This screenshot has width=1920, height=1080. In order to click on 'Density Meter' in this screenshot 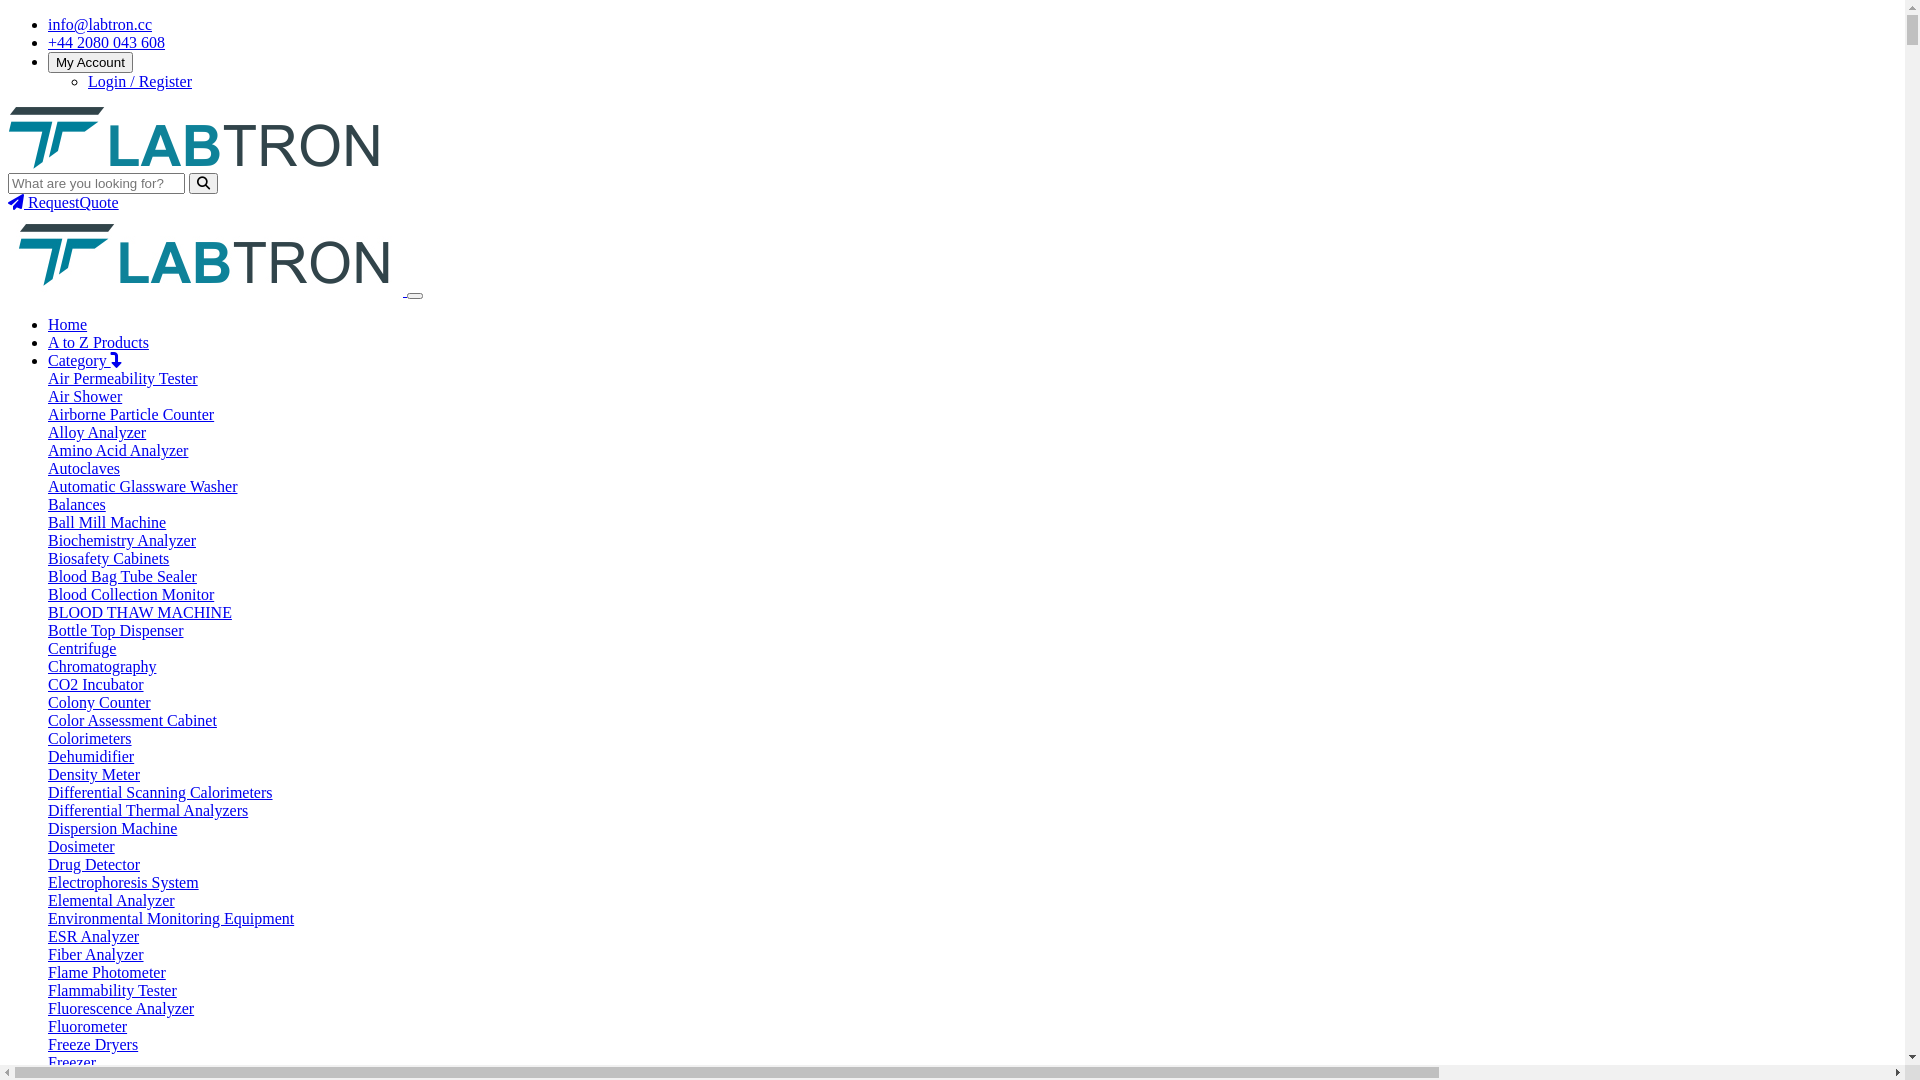, I will do `click(93, 773)`.